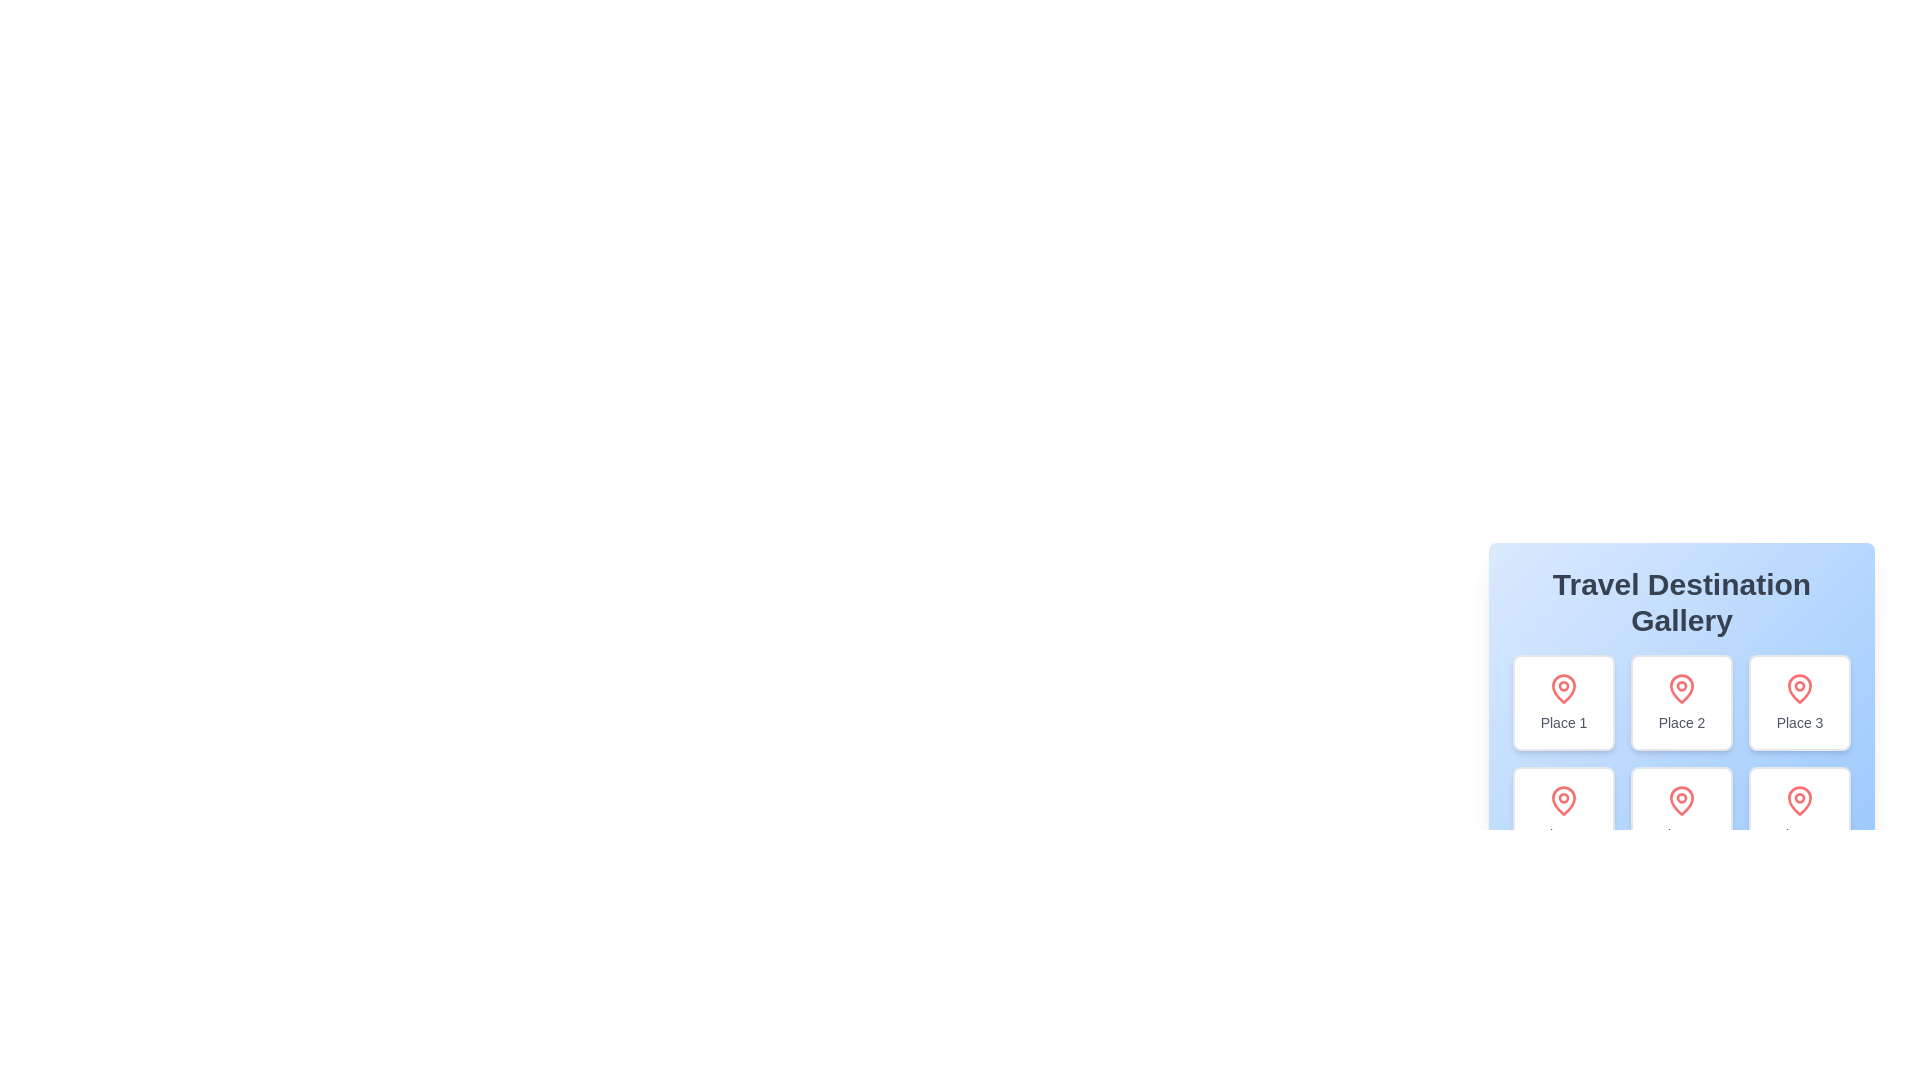 Image resolution: width=1920 pixels, height=1080 pixels. I want to click on the red map pin icon located in the lower-right corner of the 'Place 6' travel destination card, so click(1800, 800).